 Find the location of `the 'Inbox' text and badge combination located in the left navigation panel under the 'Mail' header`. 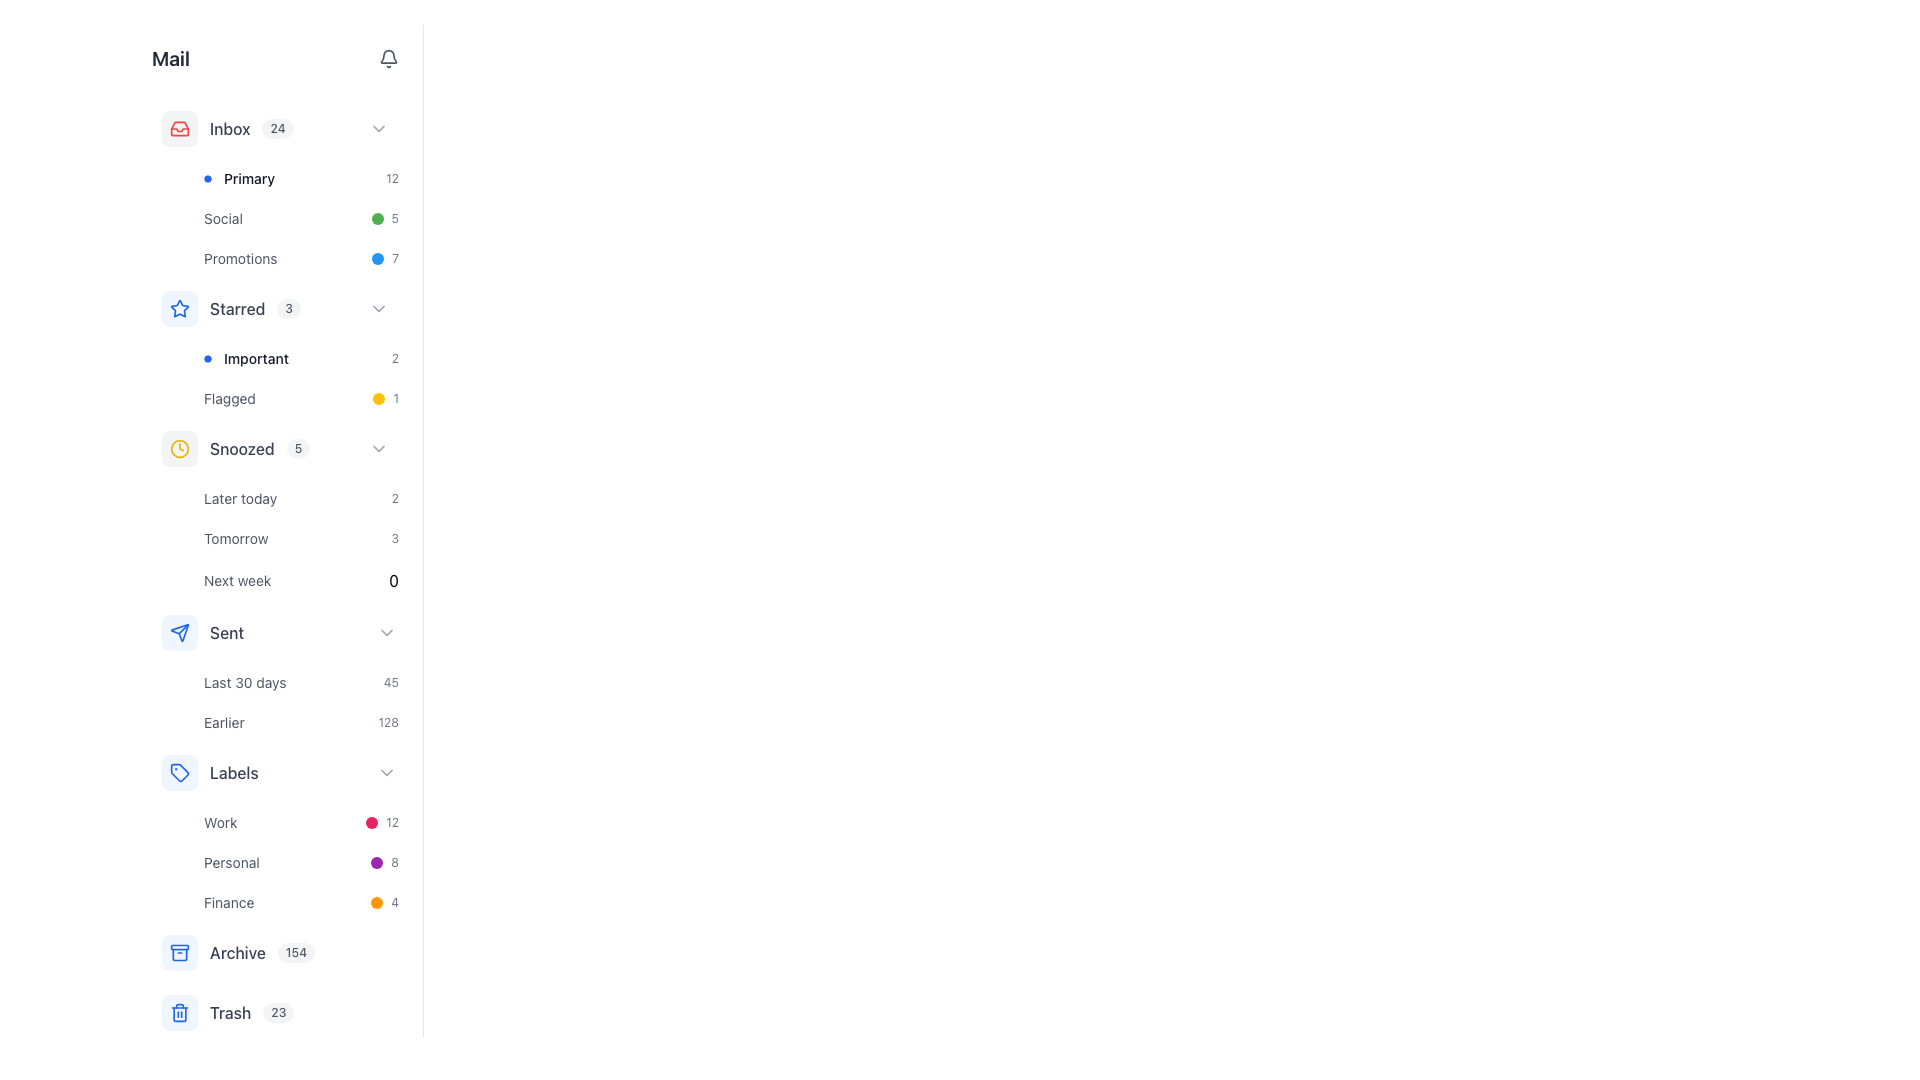

the 'Inbox' text and badge combination located in the left navigation panel under the 'Mail' header is located at coordinates (250, 128).